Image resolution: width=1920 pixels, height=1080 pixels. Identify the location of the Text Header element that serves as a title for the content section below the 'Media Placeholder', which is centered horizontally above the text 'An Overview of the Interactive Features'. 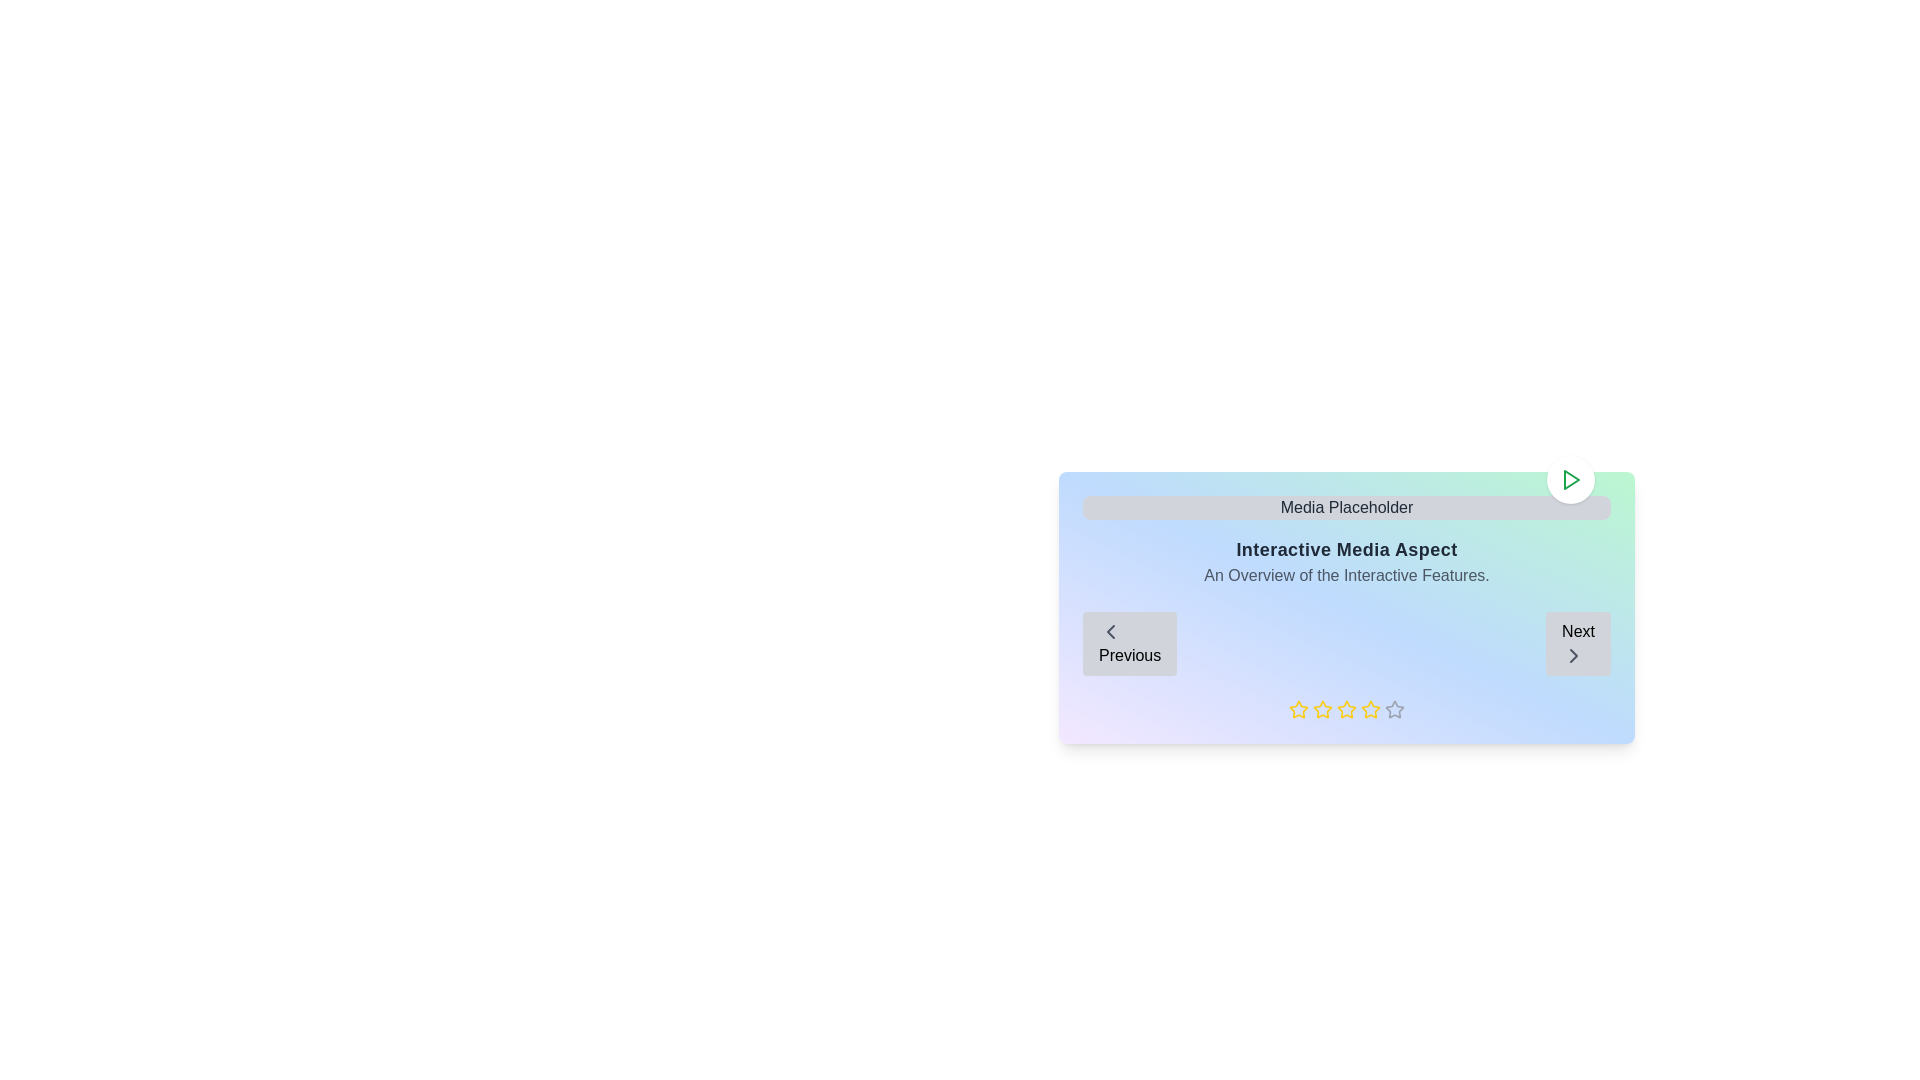
(1347, 550).